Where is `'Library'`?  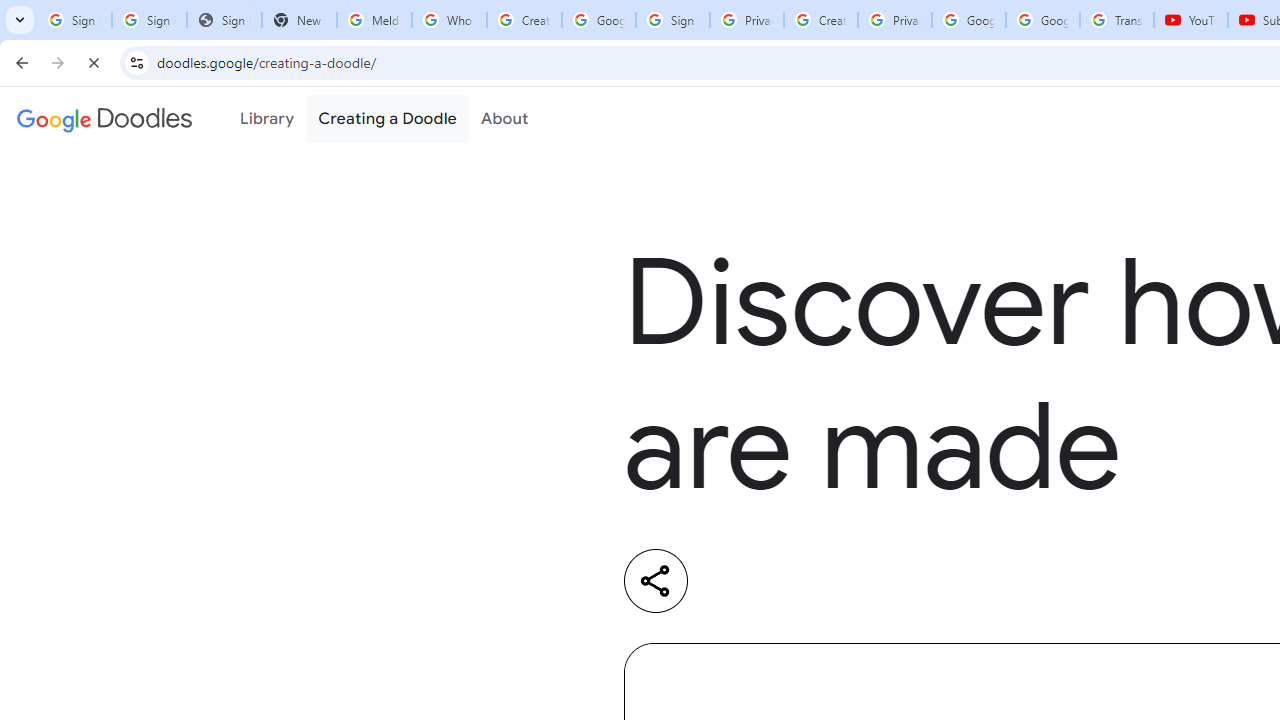
'Library' is located at coordinates (266, 119).